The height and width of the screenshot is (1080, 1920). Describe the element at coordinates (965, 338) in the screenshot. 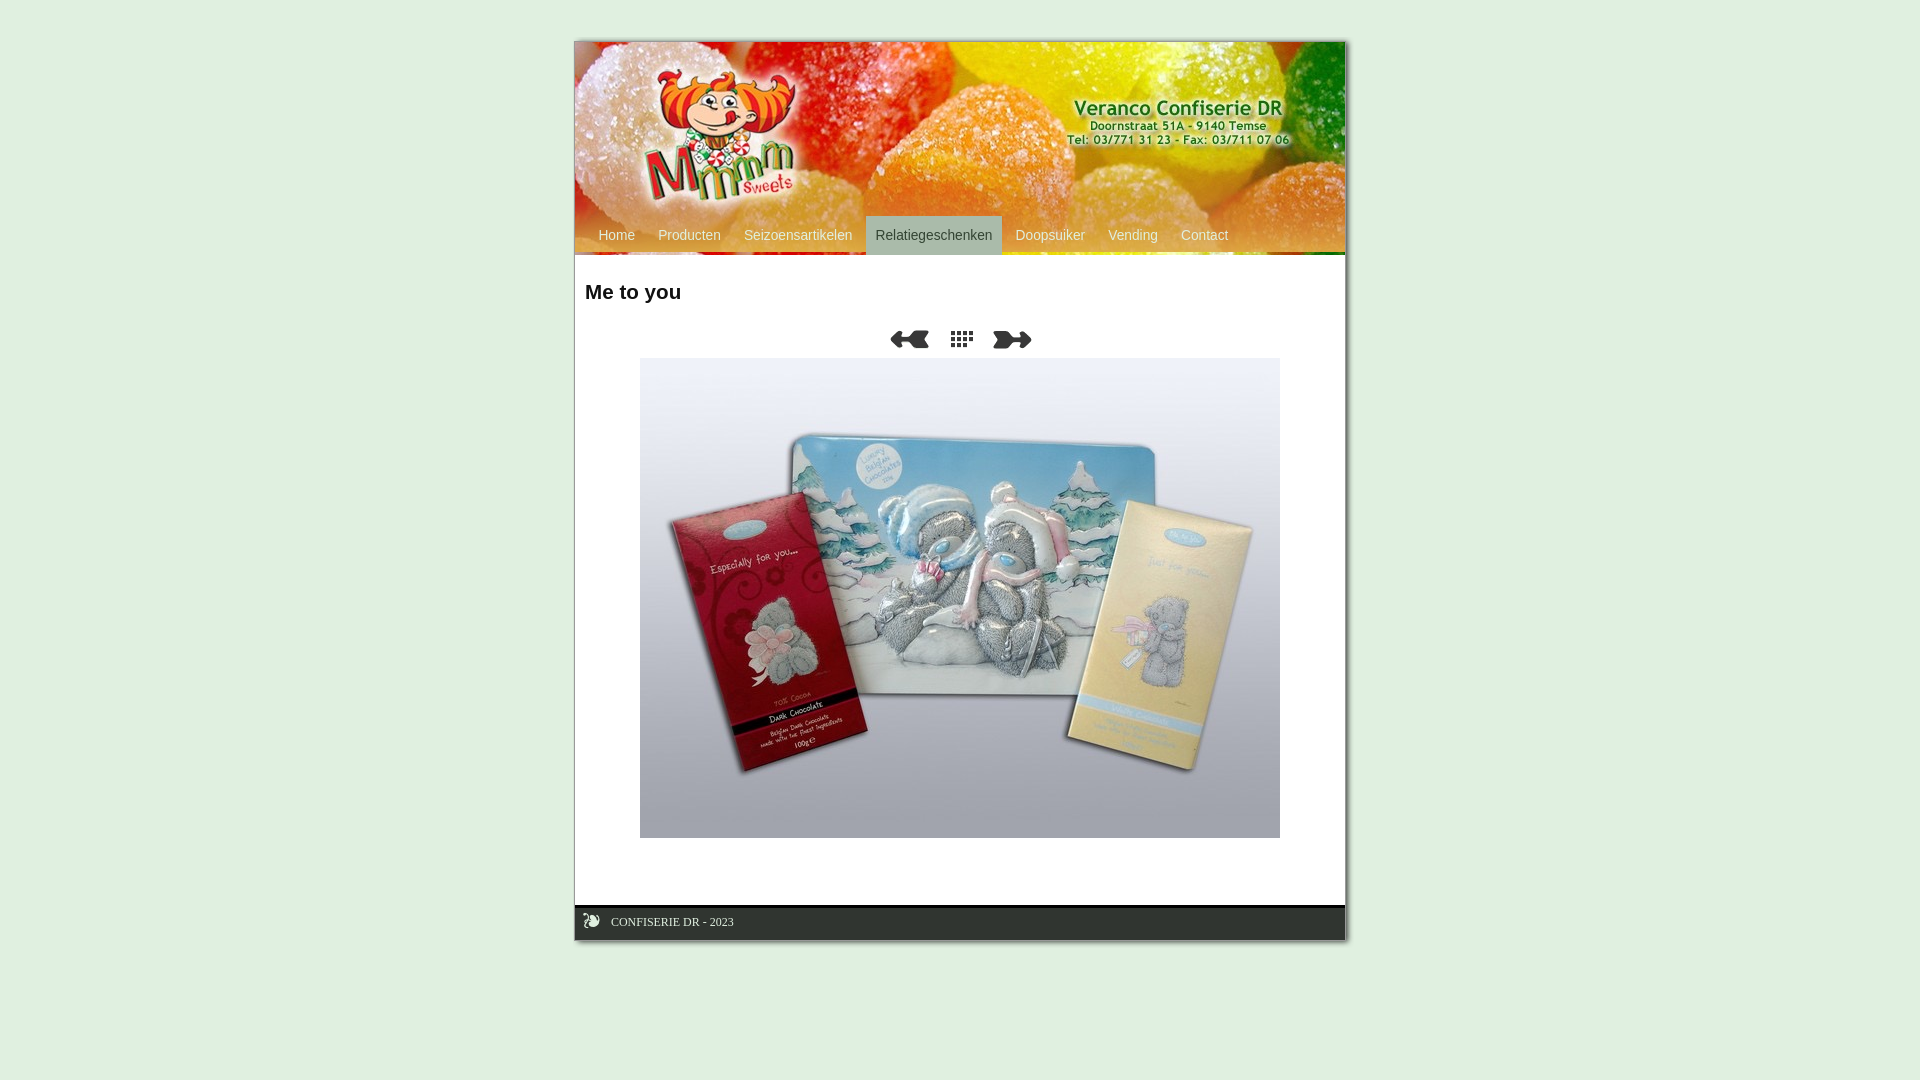

I see `'List'` at that location.